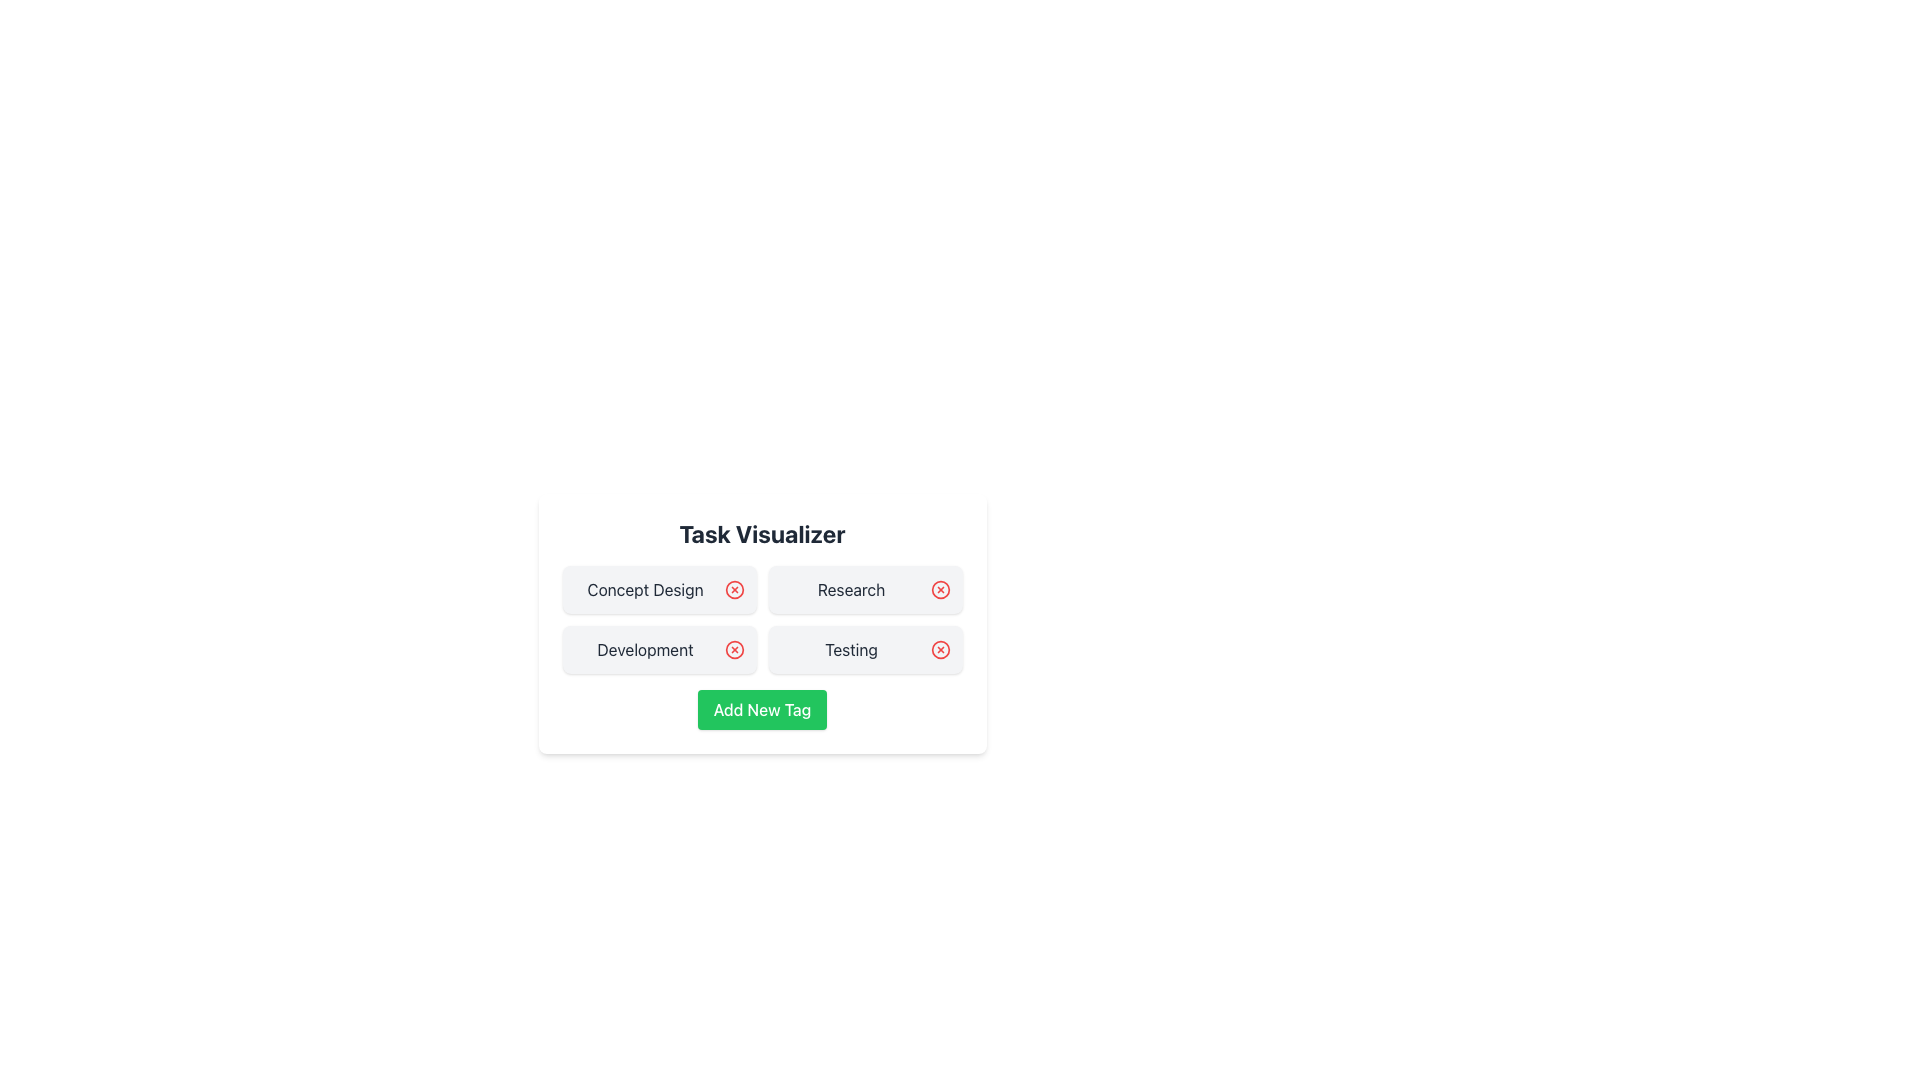  I want to click on the 'Research' button located in the top-right cell of the 'Task Visualizer' section, so click(865, 589).